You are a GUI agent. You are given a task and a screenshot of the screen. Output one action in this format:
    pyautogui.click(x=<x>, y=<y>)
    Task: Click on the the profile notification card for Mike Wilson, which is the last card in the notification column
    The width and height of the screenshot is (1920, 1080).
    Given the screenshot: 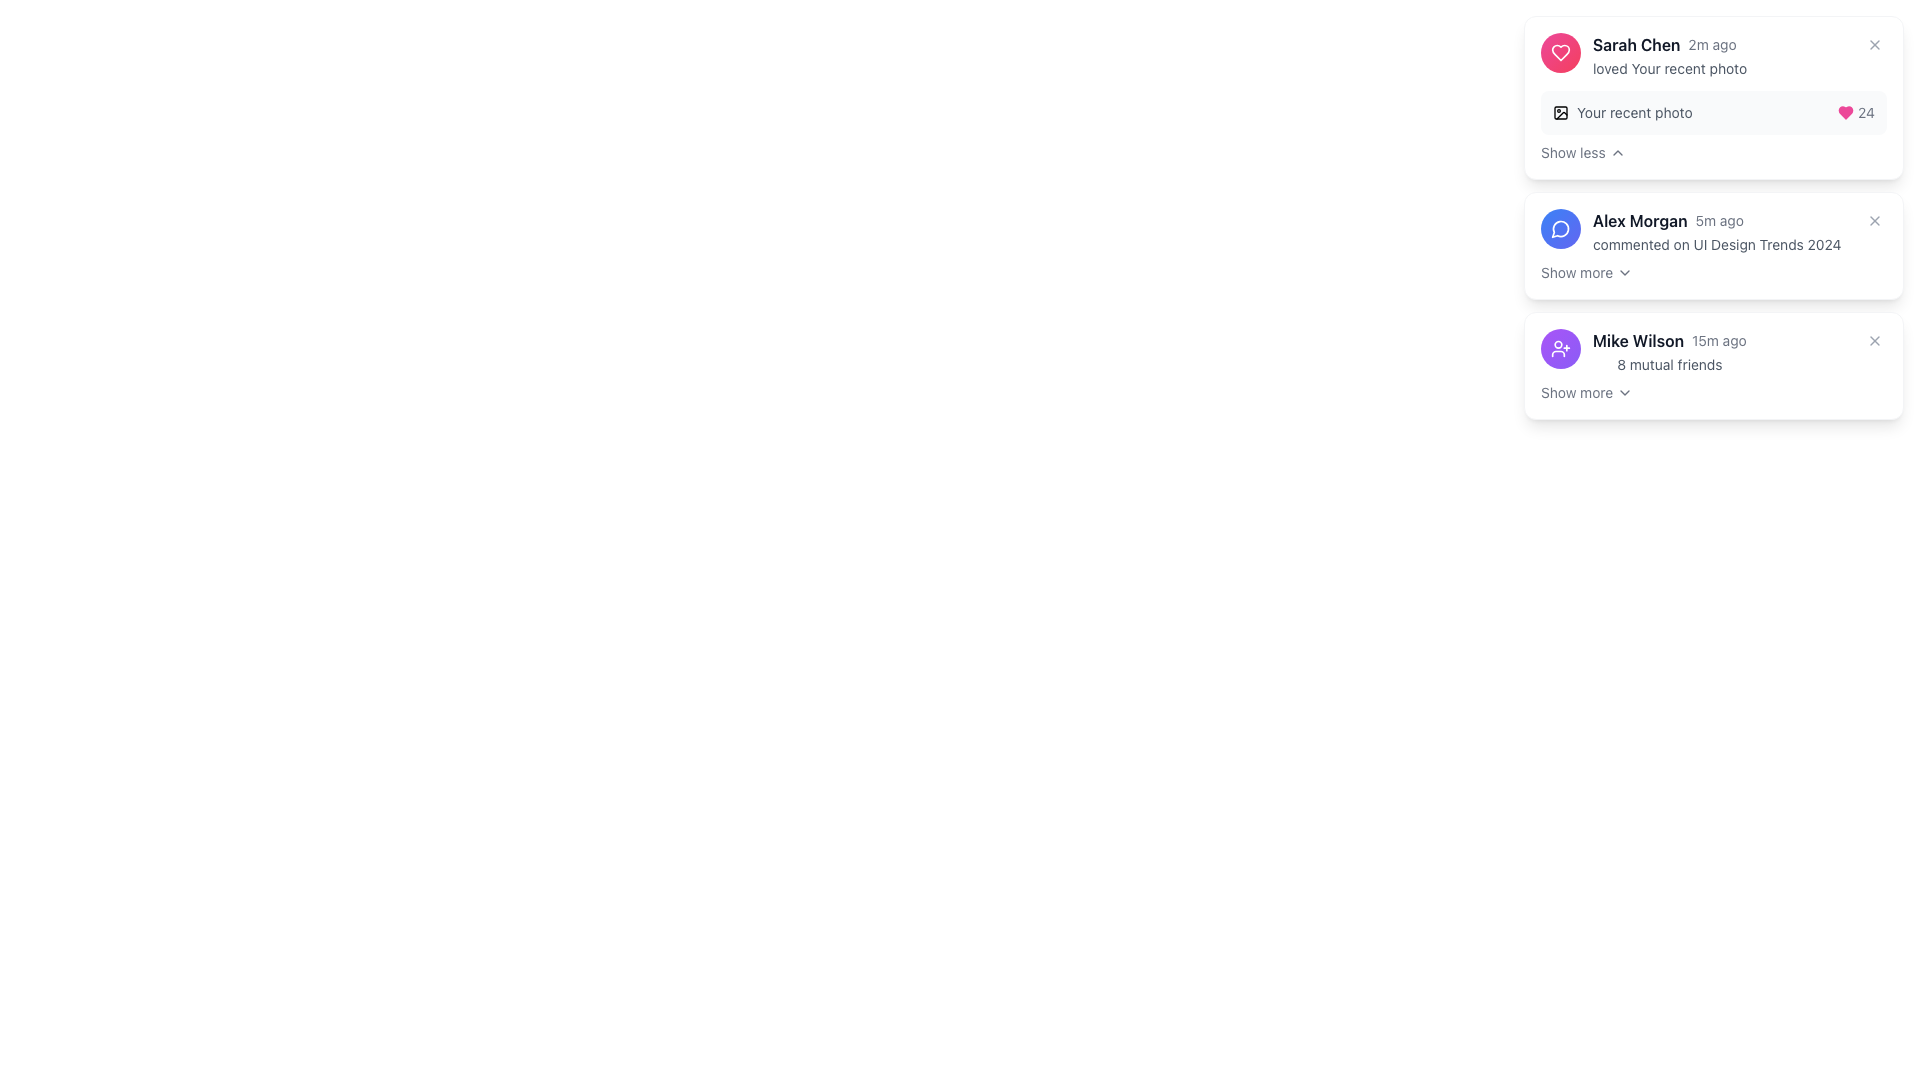 What is the action you would take?
    pyautogui.click(x=1712, y=350)
    